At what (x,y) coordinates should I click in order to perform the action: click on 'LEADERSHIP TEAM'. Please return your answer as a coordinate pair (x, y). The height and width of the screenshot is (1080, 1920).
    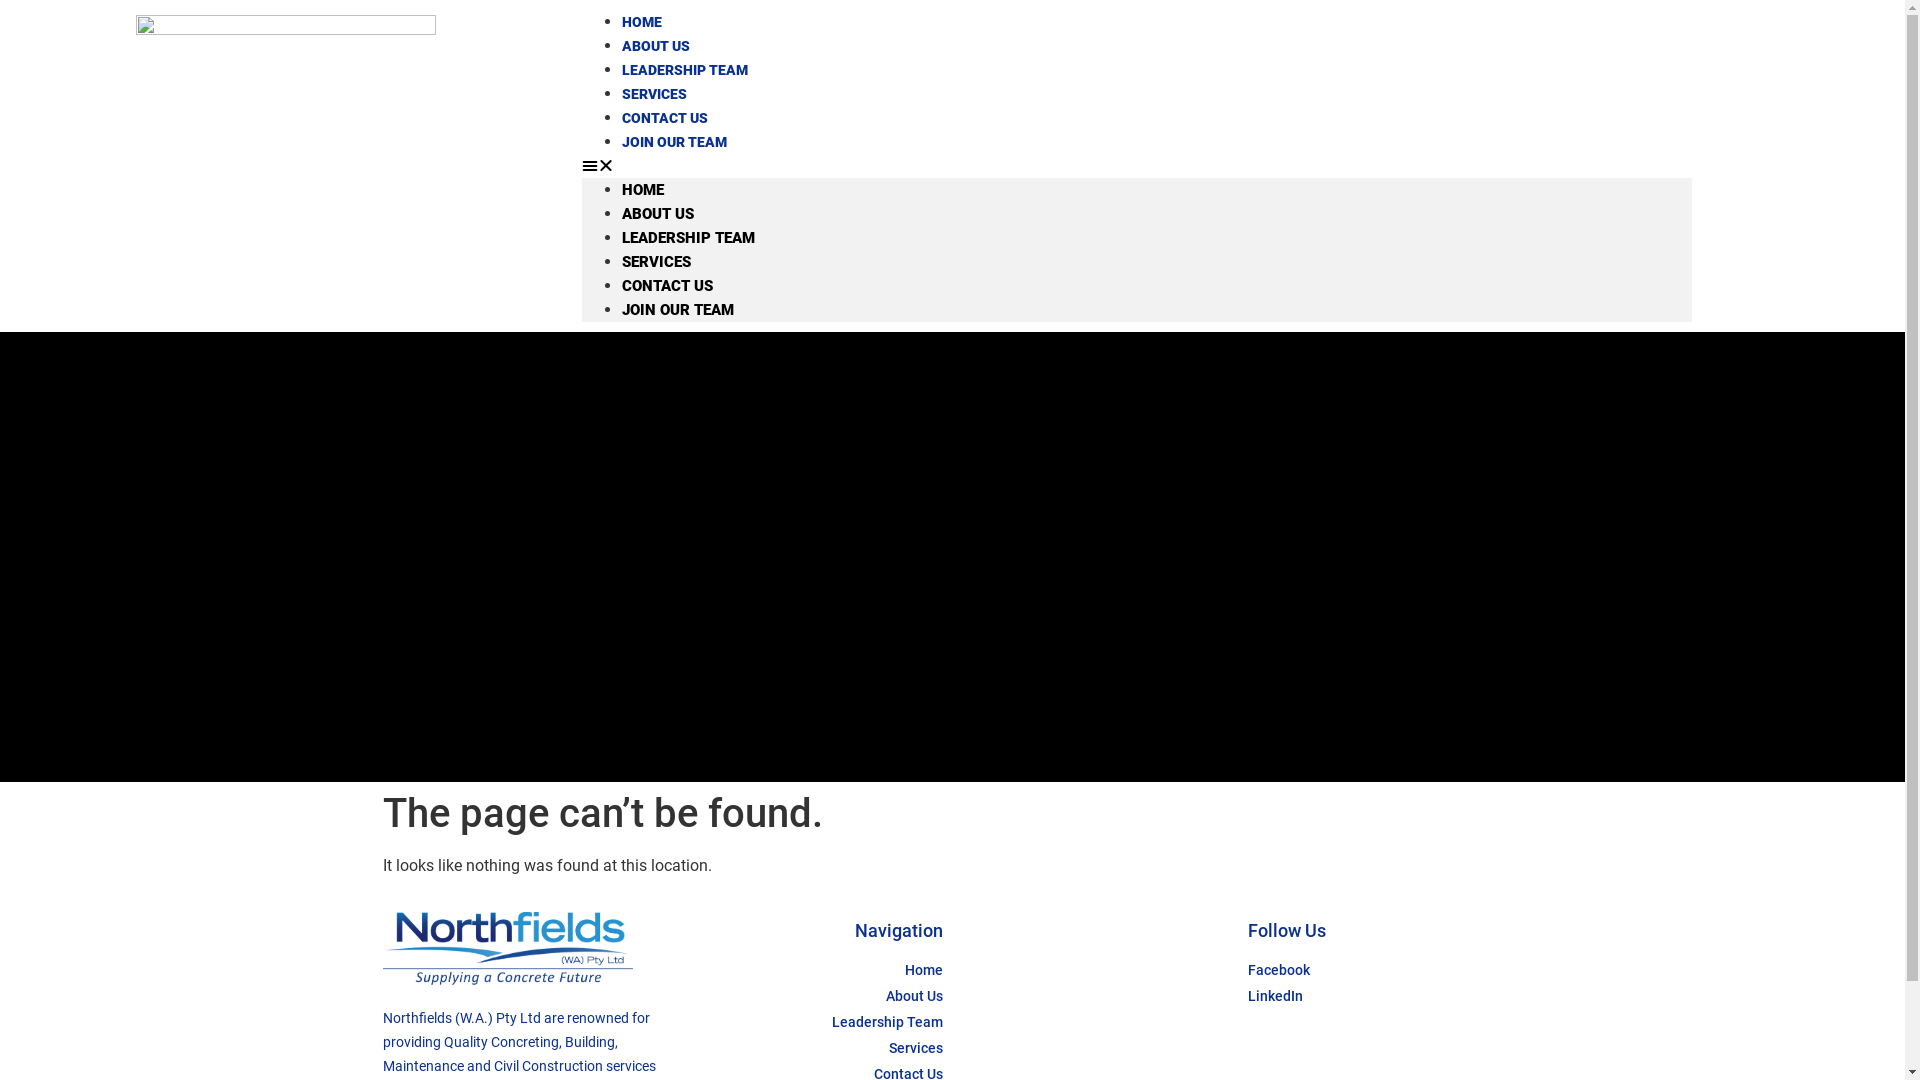
    Looking at the image, I should click on (685, 68).